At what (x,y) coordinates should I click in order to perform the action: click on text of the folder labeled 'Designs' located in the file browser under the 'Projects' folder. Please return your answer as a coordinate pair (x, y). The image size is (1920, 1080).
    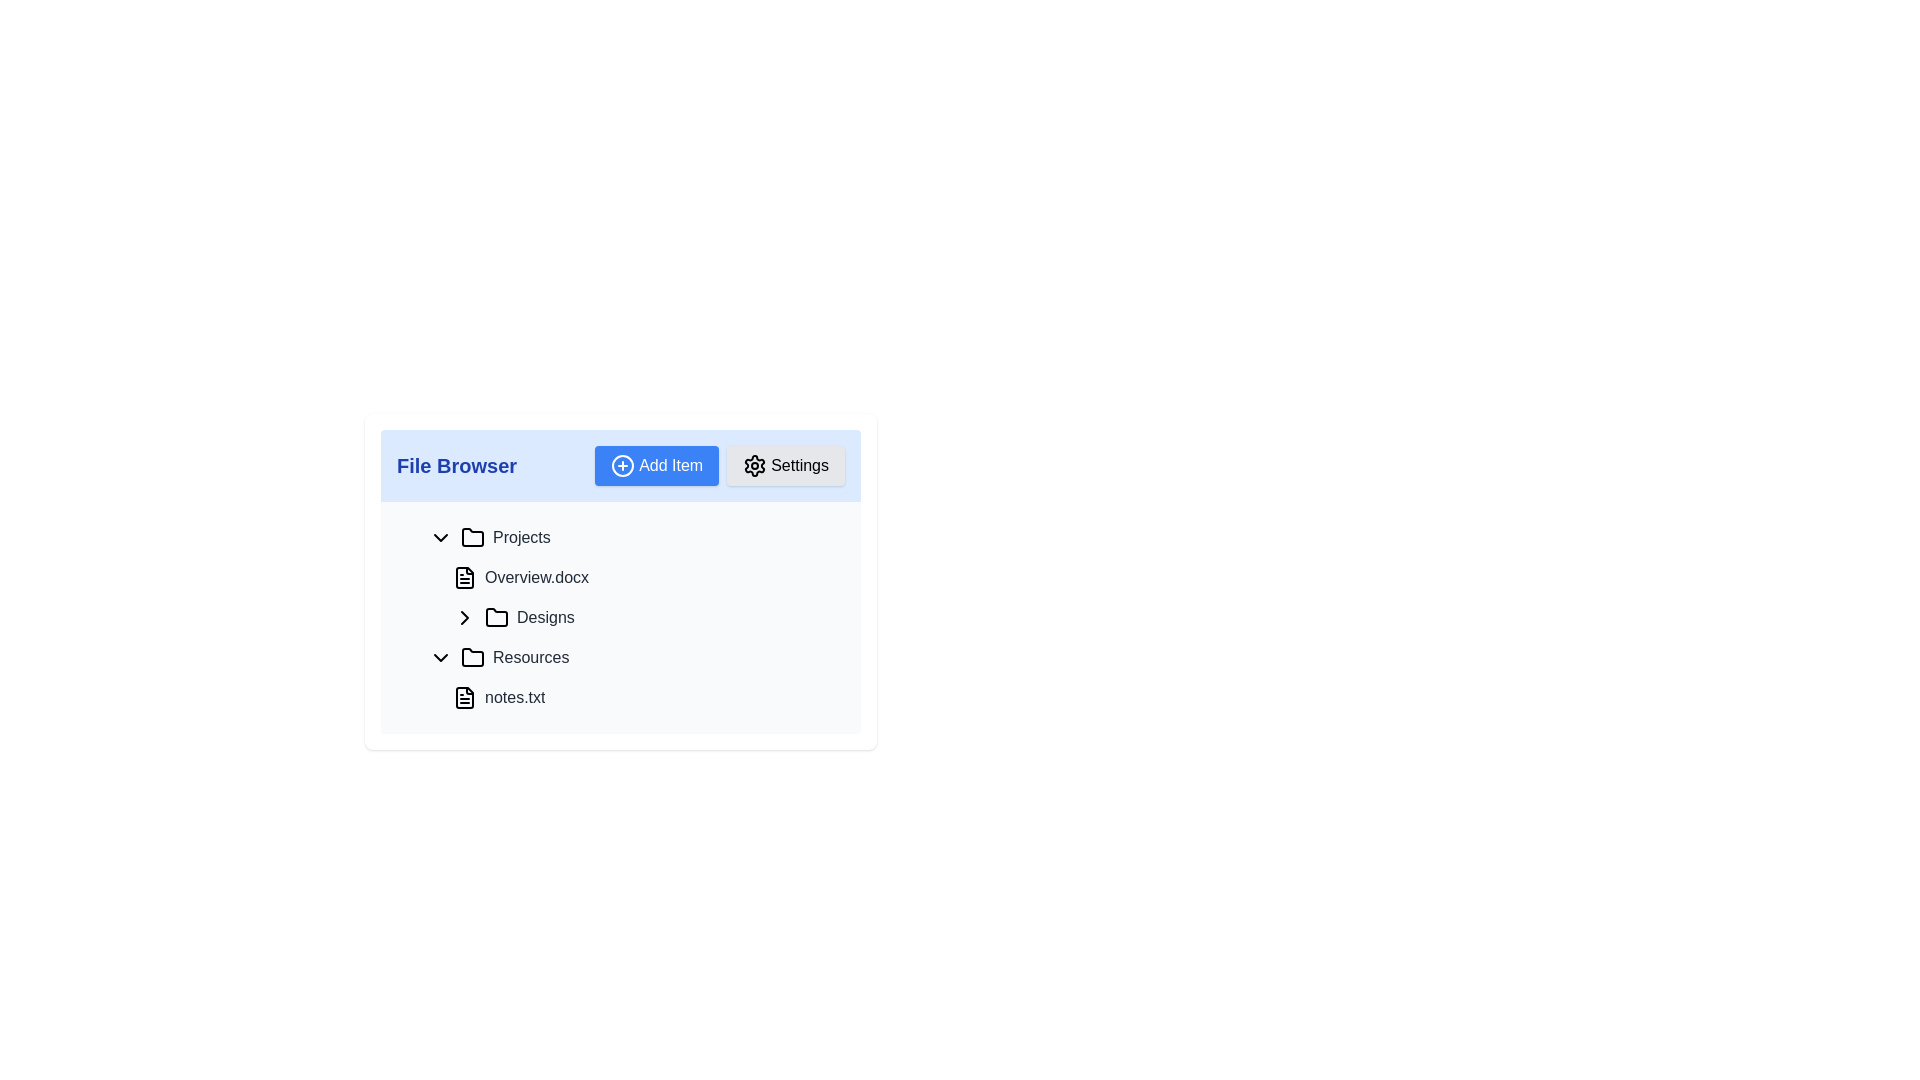
    Looking at the image, I should click on (545, 616).